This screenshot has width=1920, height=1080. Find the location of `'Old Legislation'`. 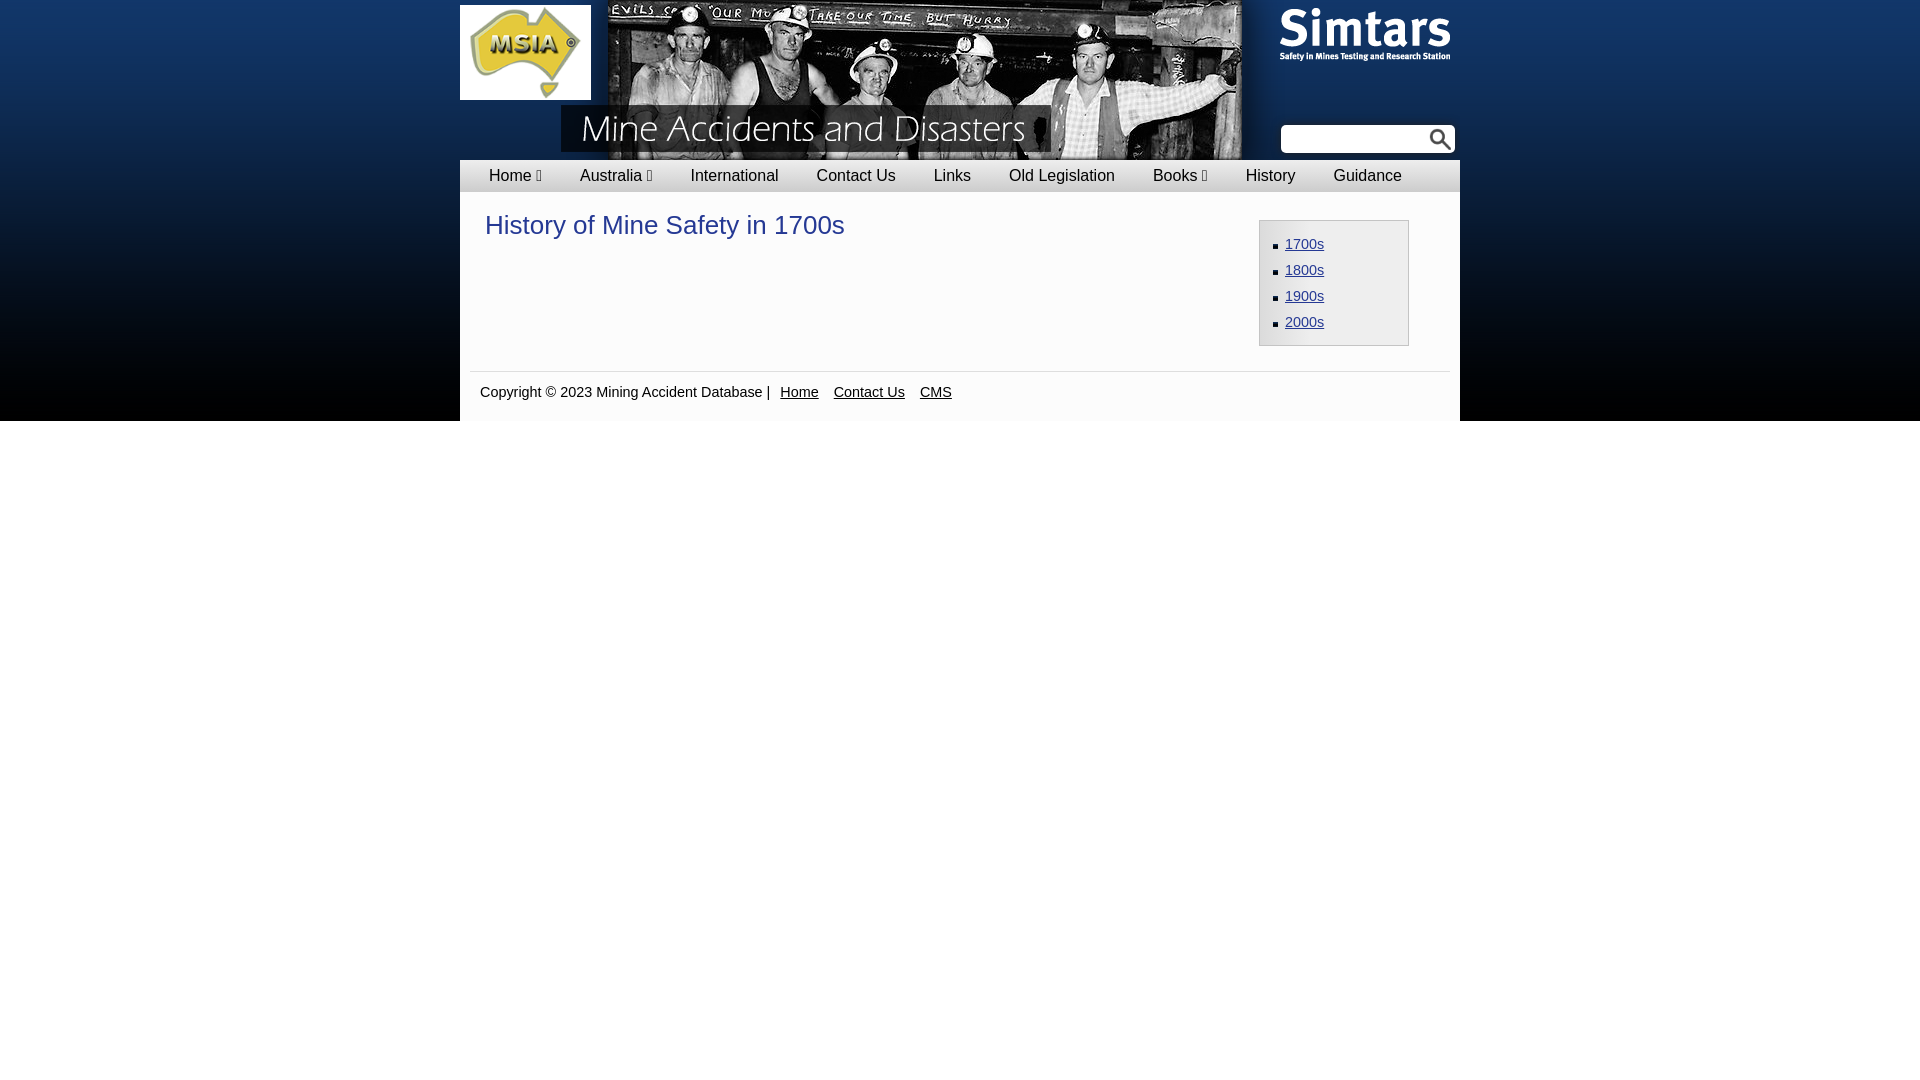

'Old Legislation' is located at coordinates (1060, 175).